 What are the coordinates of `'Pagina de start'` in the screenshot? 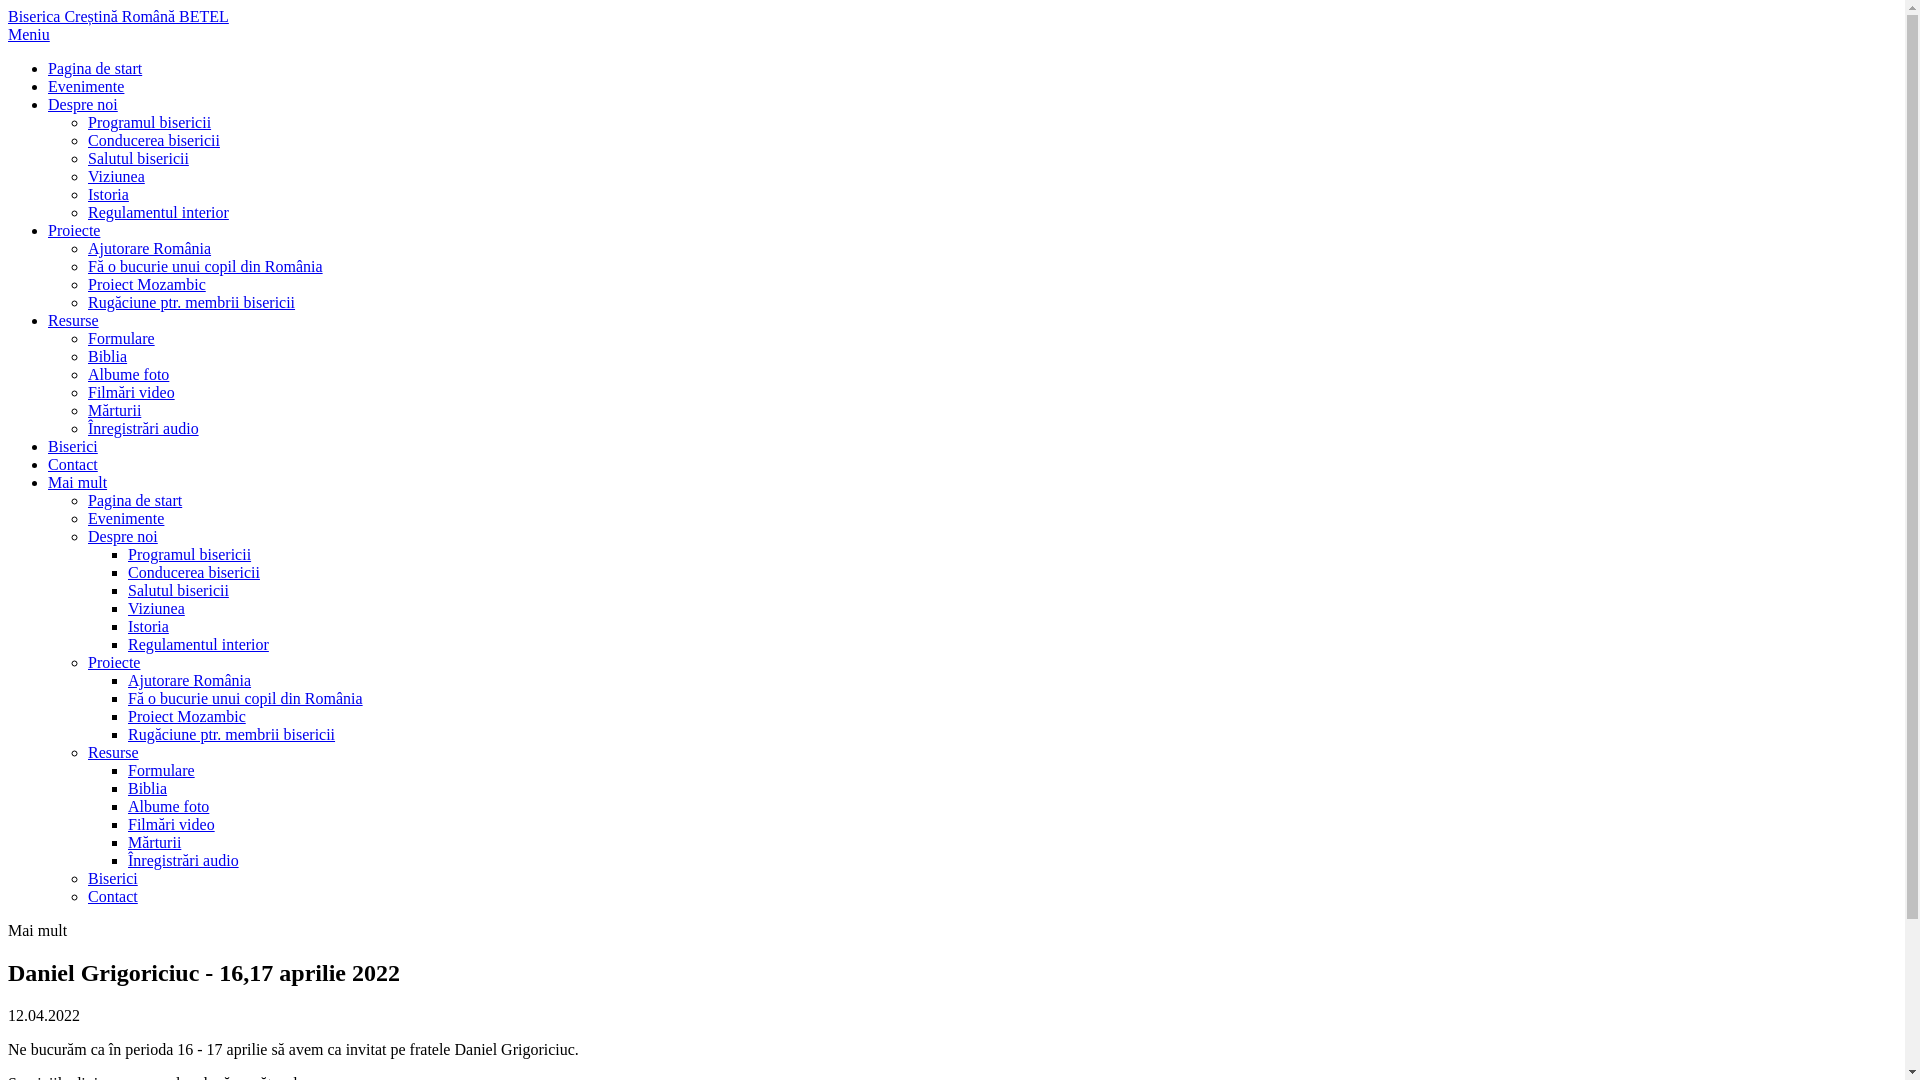 It's located at (133, 499).